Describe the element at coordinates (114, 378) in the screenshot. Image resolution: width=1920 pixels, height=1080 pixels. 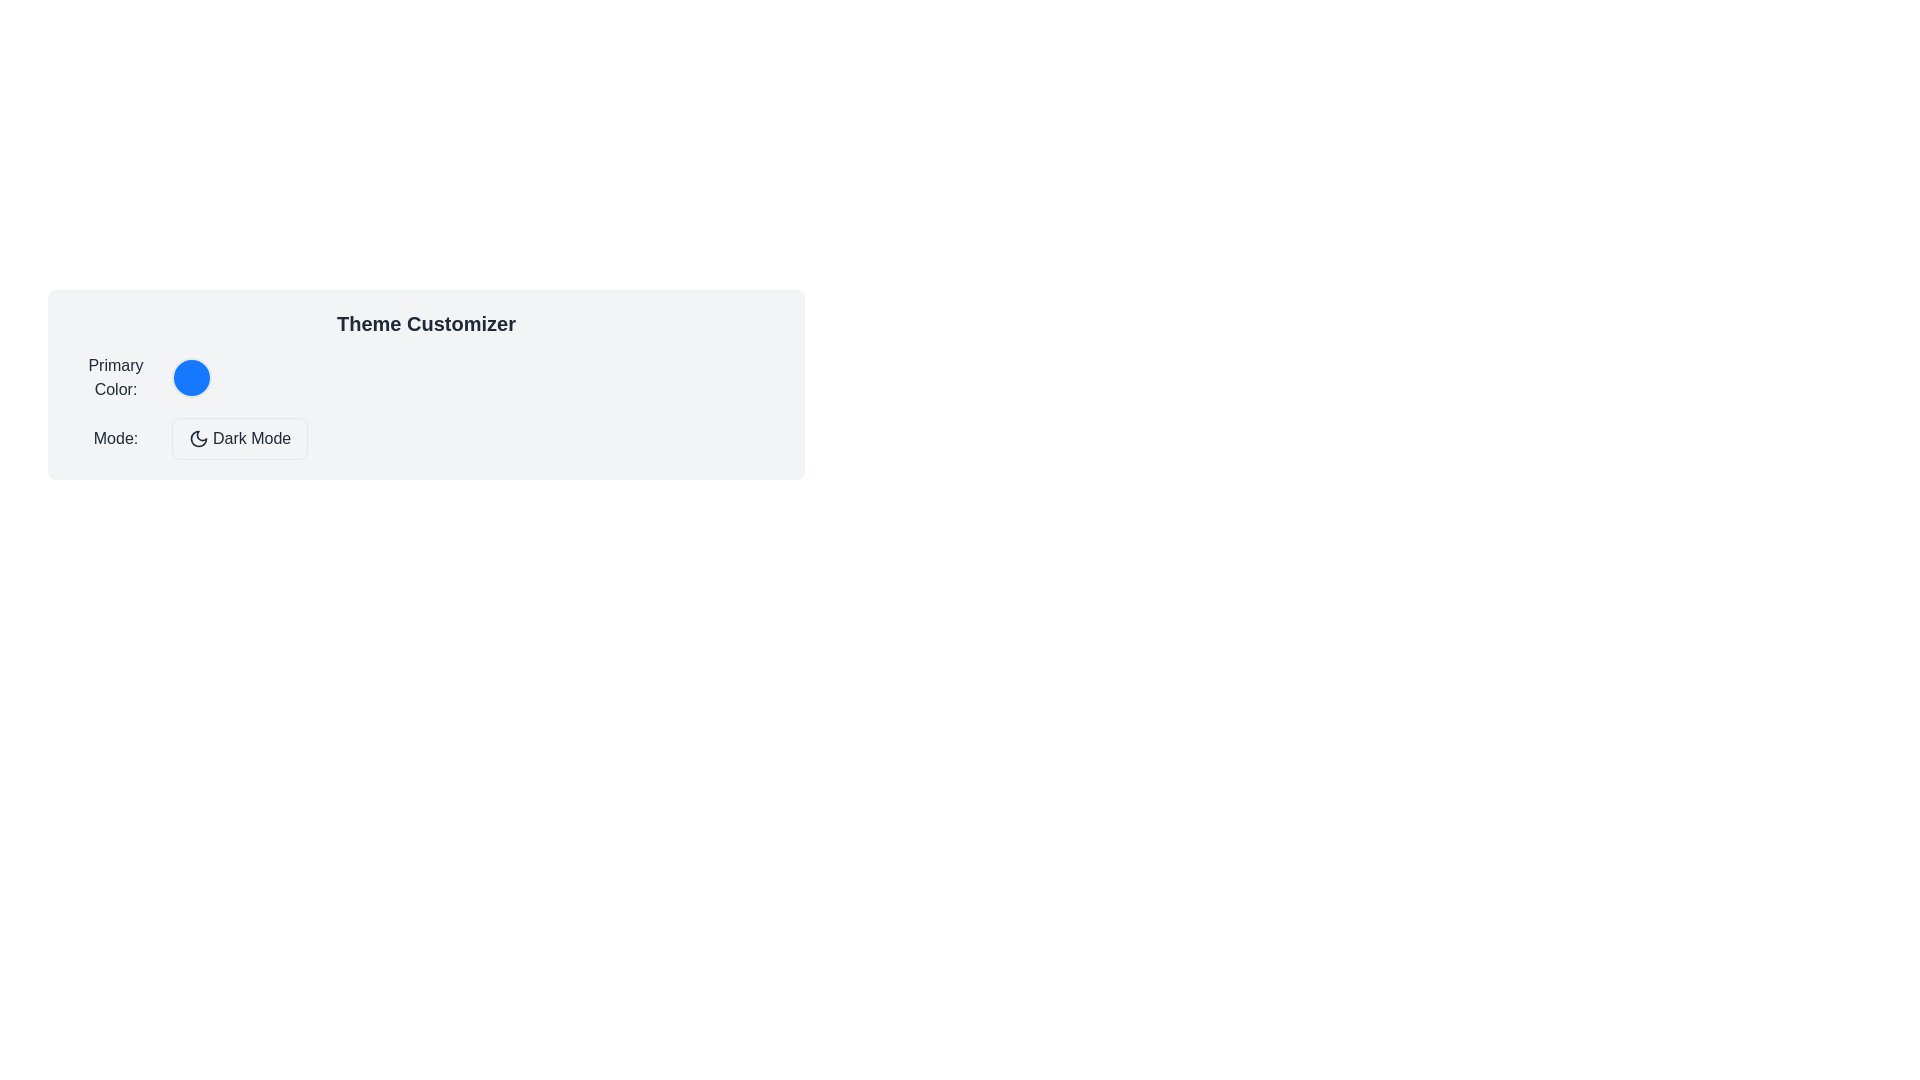
I see `the static text label that describes the adjacent circular color indicator in the 'Theme Customizer' panel` at that location.